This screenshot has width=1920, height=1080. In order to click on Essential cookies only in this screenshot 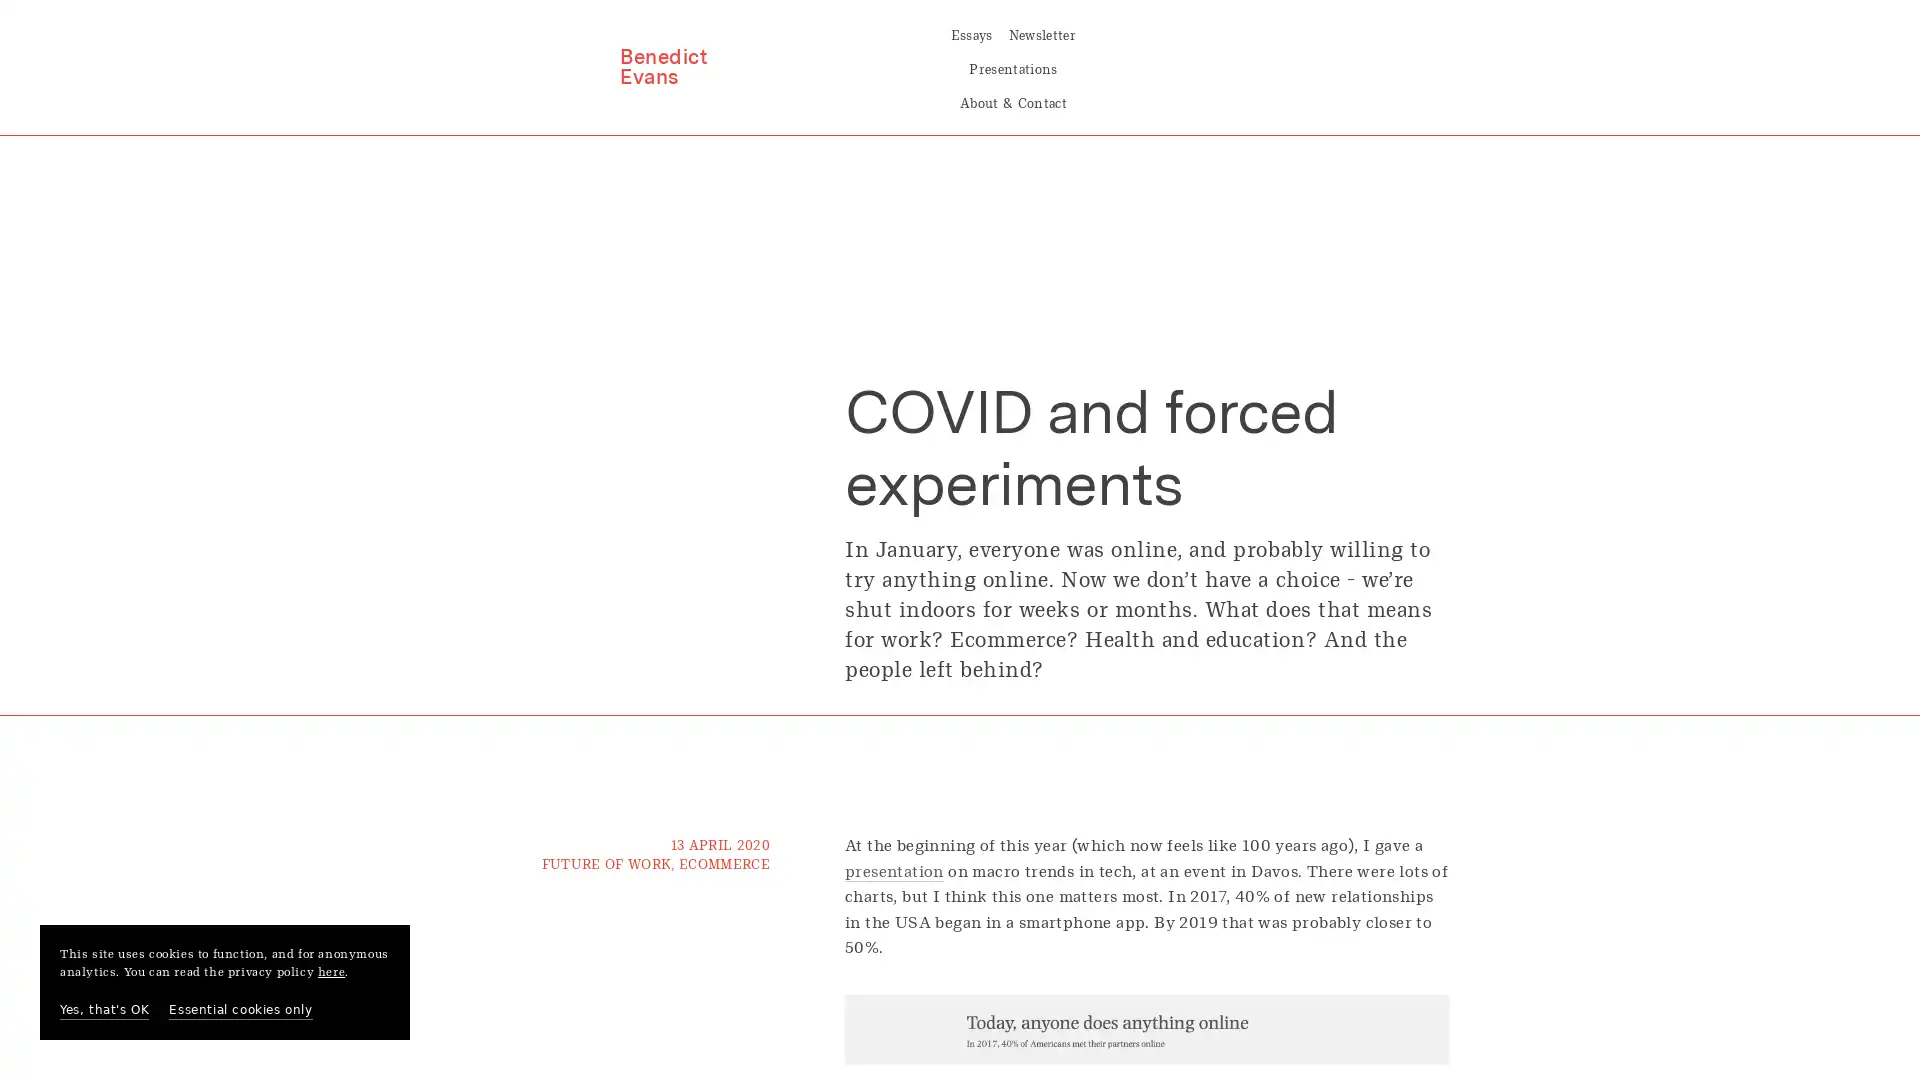, I will do `click(240, 1010)`.